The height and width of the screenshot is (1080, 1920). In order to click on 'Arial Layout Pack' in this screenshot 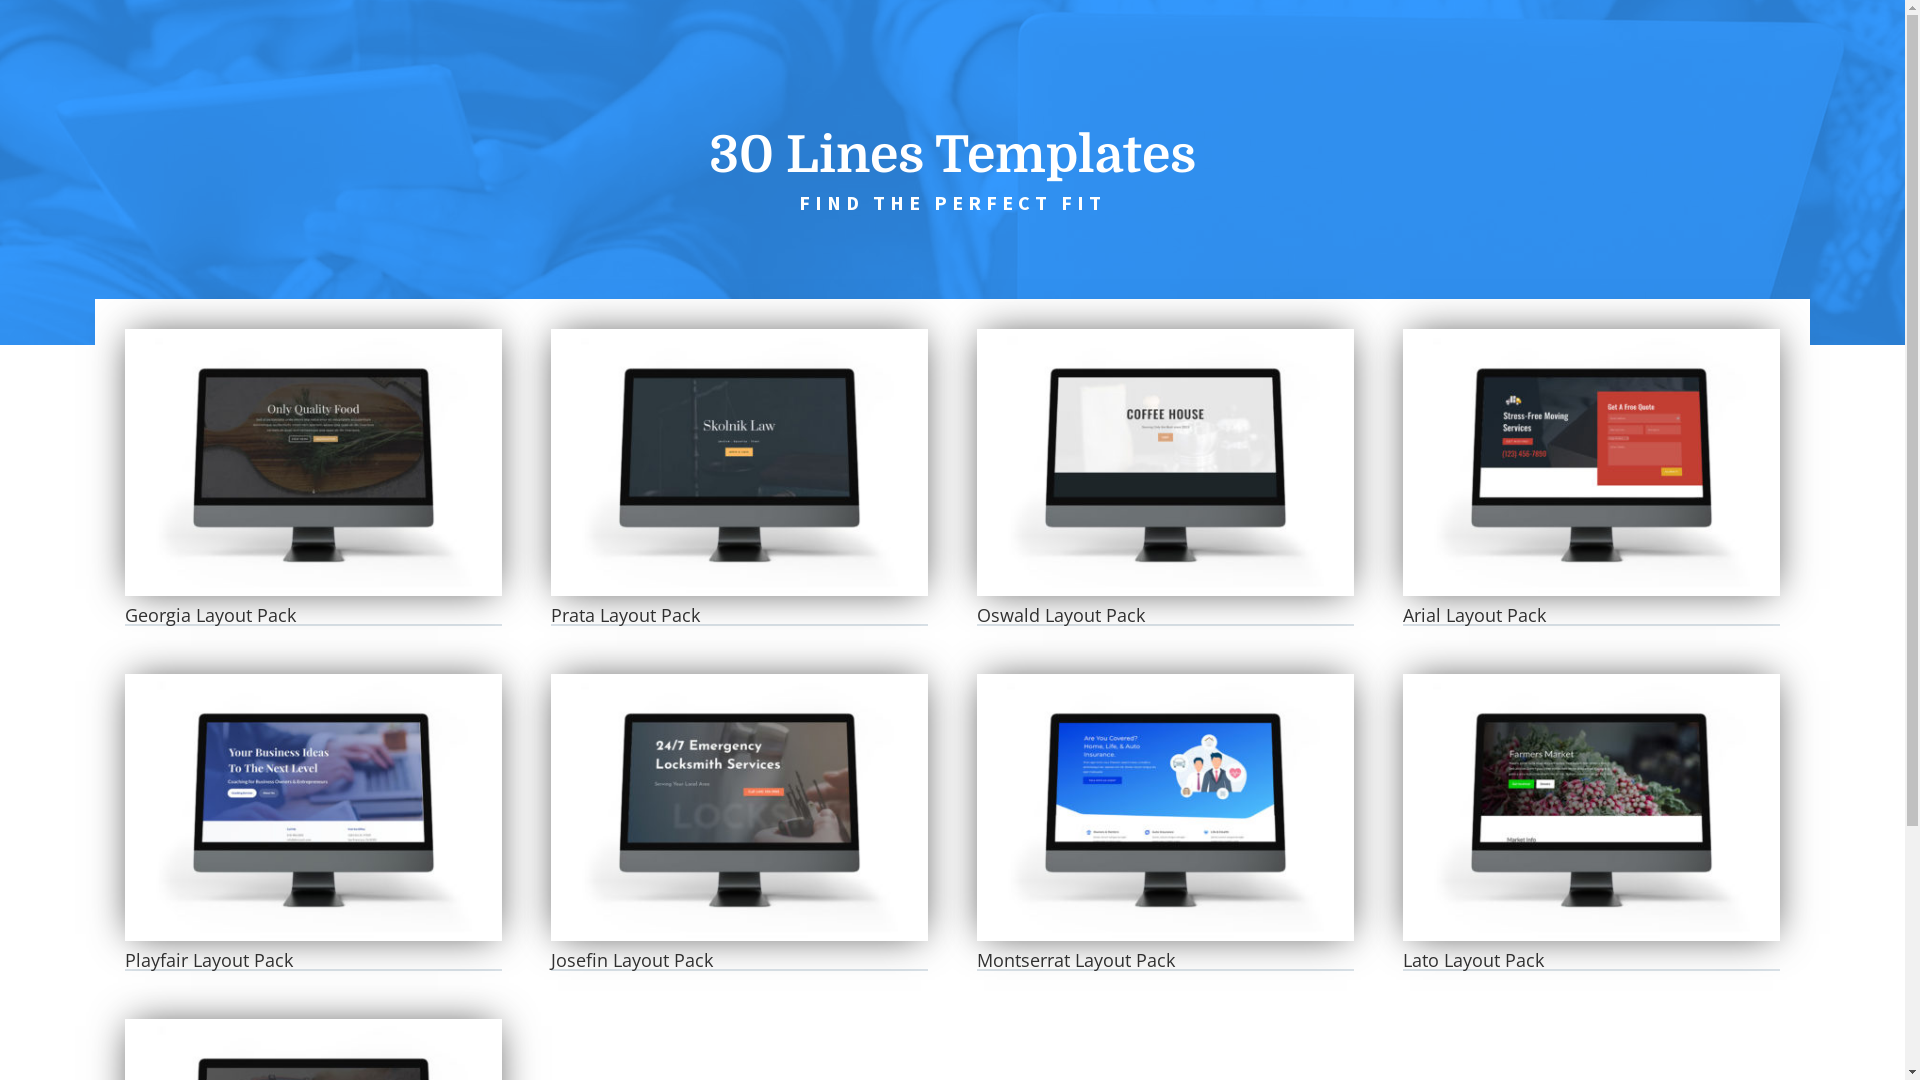, I will do `click(1589, 462)`.